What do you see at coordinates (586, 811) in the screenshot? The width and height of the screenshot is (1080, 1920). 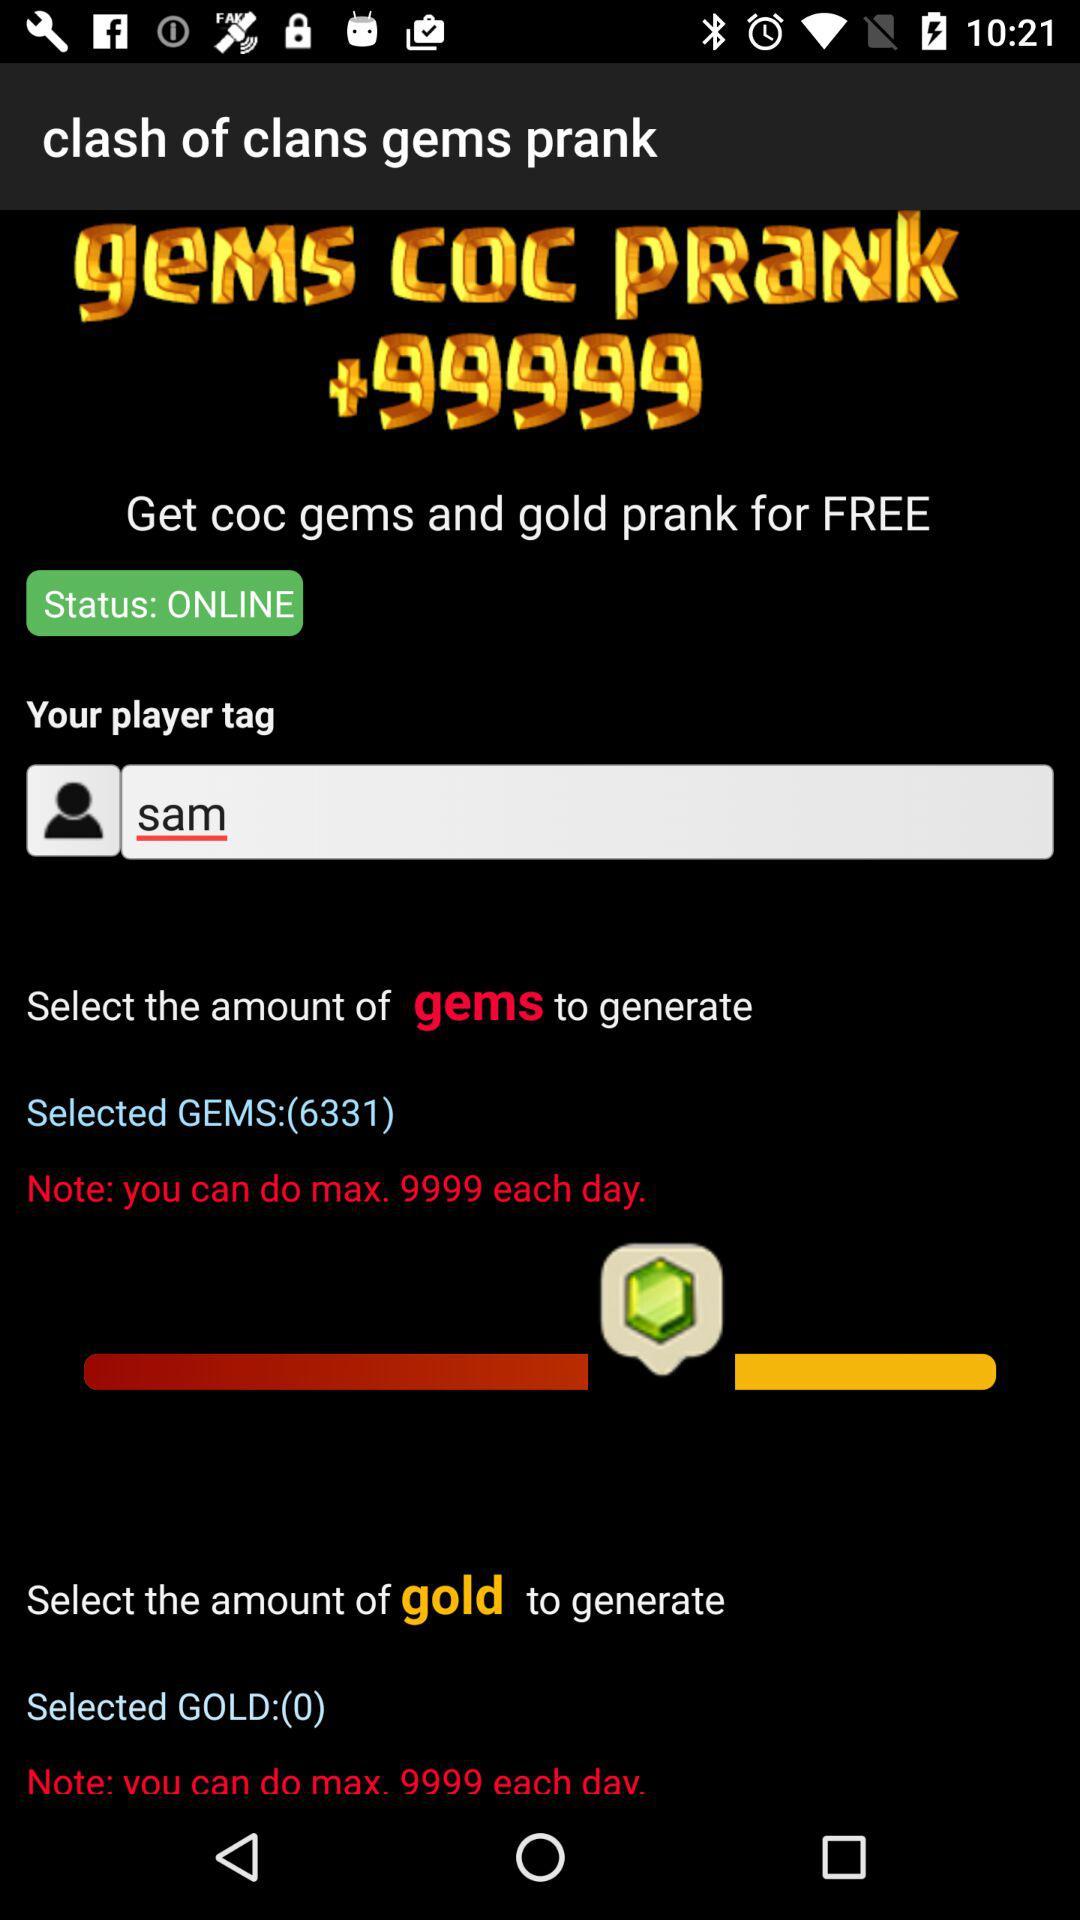 I see `icon above the  gems item` at bounding box center [586, 811].